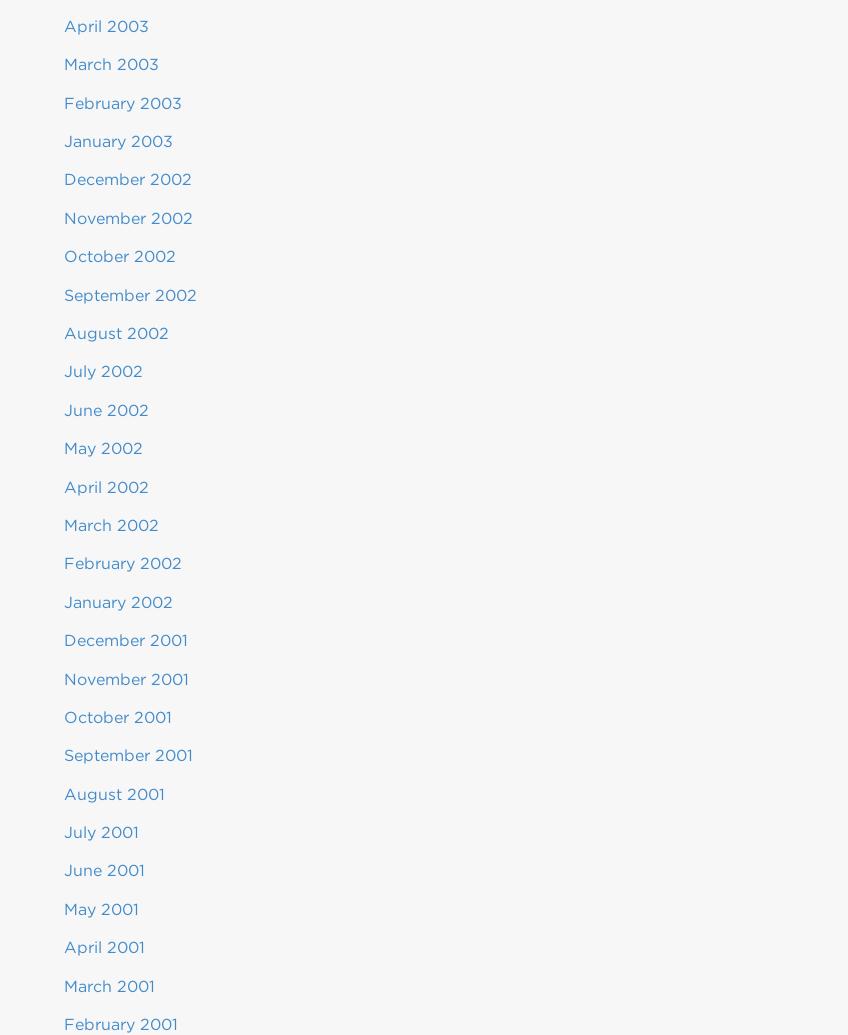 This screenshot has height=1035, width=848. Describe the element at coordinates (64, 141) in the screenshot. I see `'January 2003'` at that location.